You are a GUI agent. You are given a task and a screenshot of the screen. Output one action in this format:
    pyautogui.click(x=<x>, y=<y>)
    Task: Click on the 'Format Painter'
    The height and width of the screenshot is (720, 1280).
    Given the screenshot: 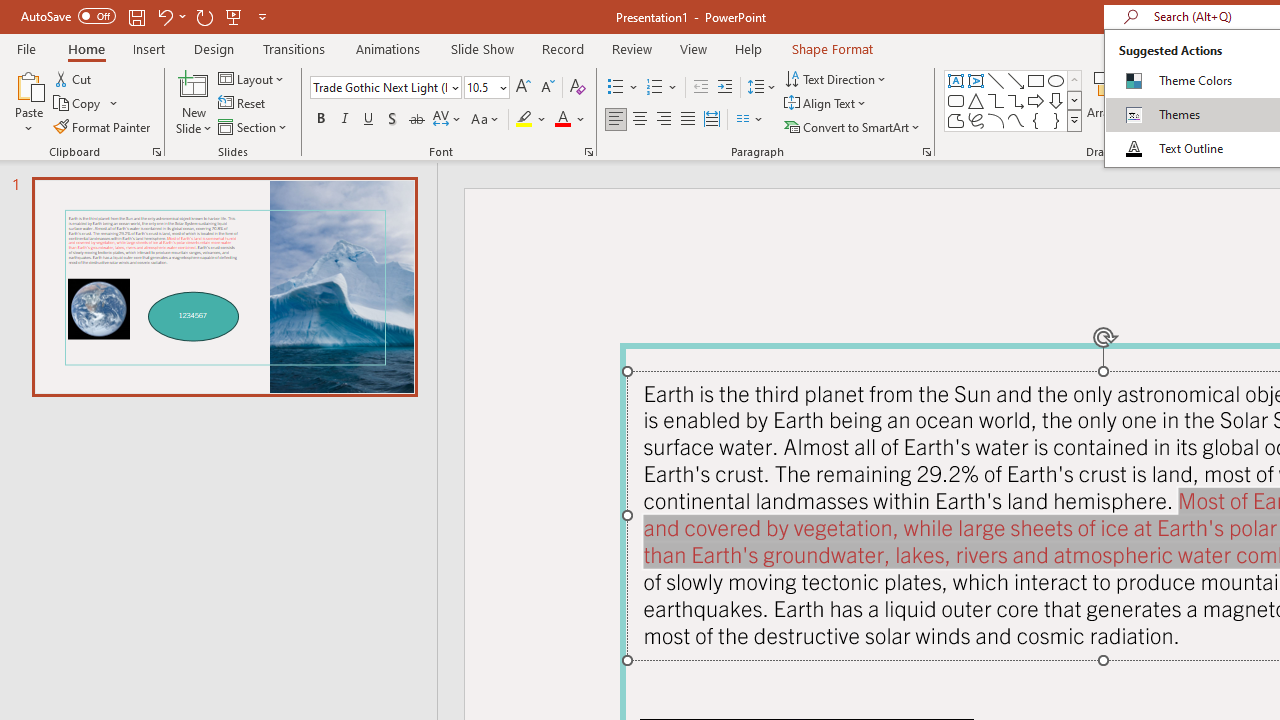 What is the action you would take?
    pyautogui.click(x=102, y=127)
    